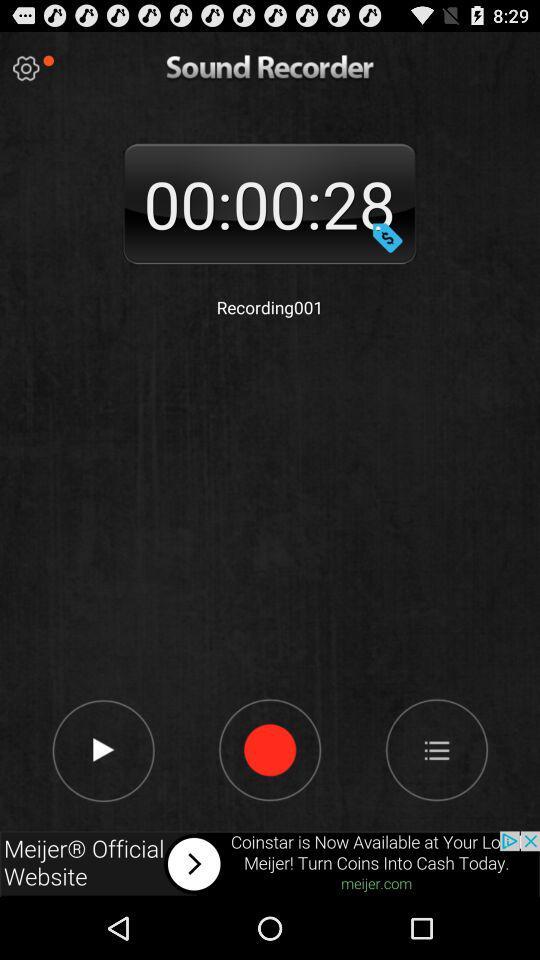 This screenshot has height=960, width=540. Describe the element at coordinates (25, 73) in the screenshot. I see `the settings icon` at that location.